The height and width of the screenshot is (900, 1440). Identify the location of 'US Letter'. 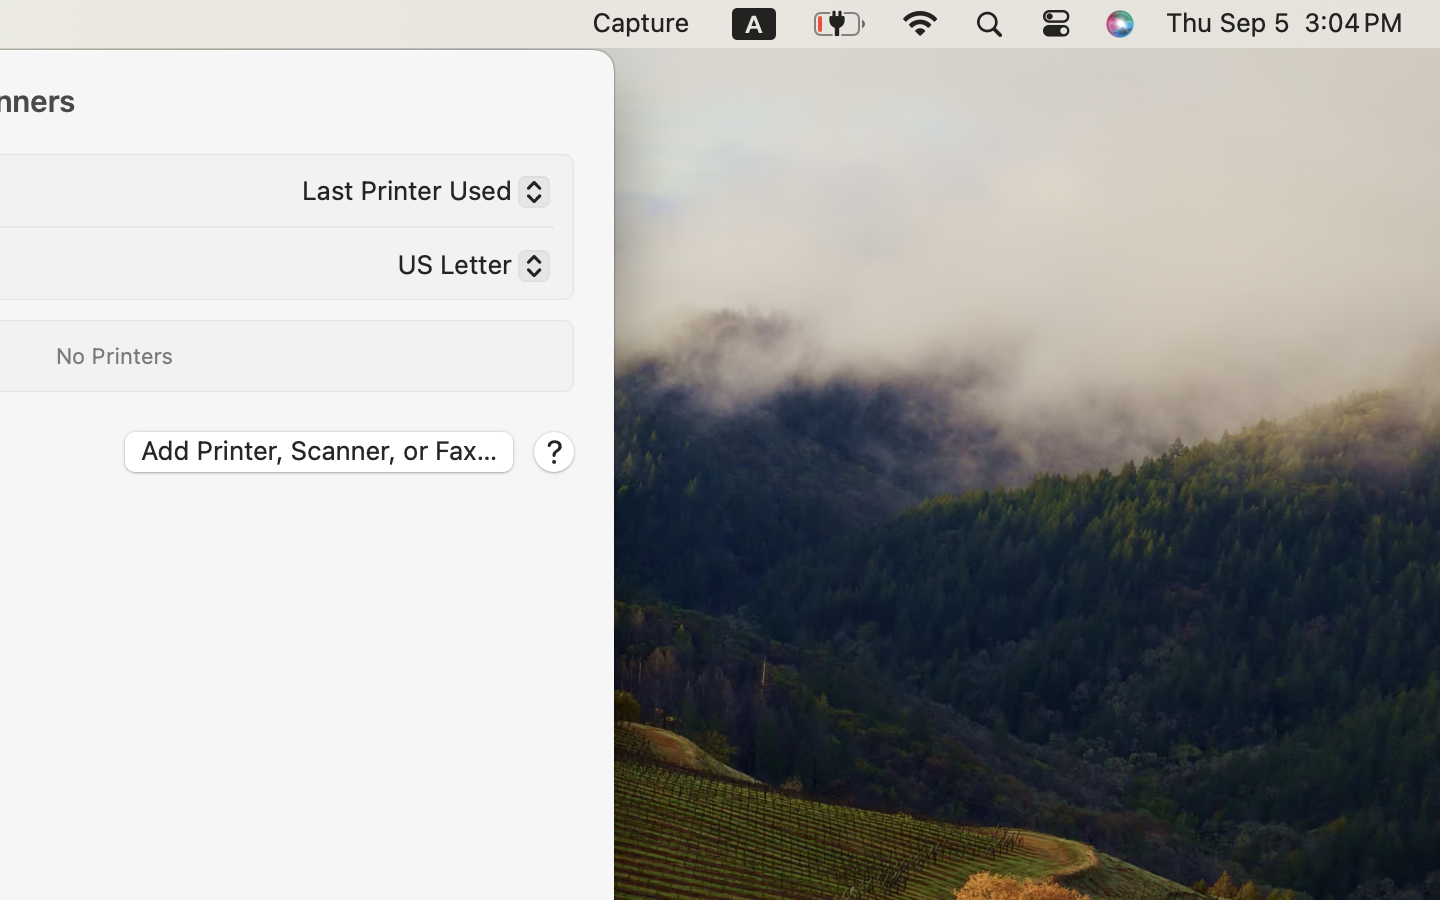
(464, 268).